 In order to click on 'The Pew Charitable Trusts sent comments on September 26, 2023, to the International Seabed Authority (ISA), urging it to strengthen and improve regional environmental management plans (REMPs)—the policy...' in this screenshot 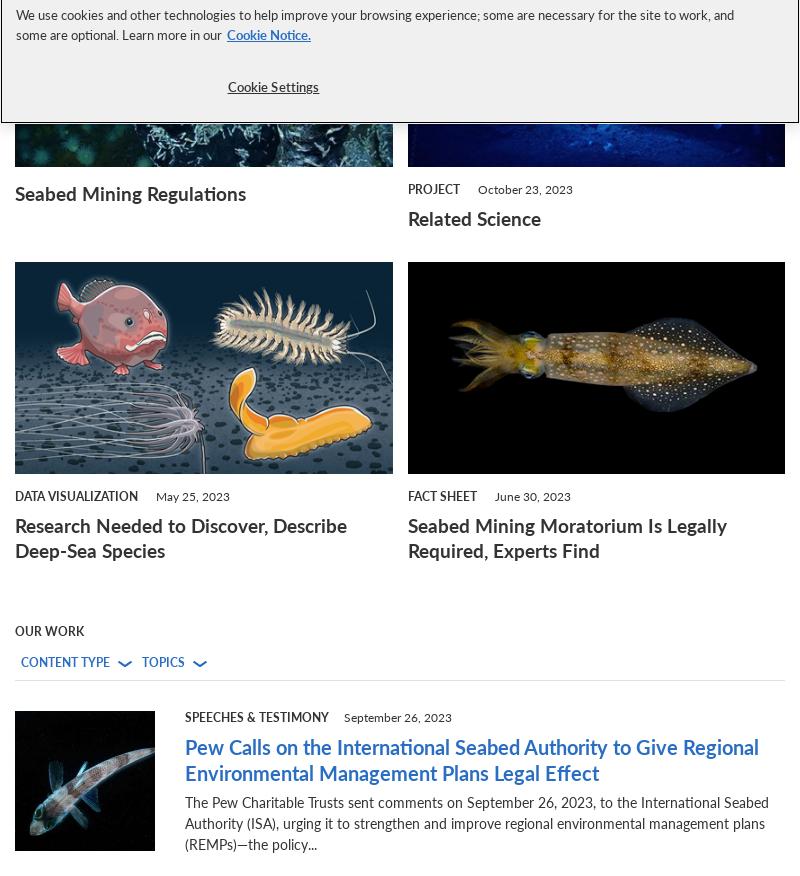, I will do `click(477, 822)`.